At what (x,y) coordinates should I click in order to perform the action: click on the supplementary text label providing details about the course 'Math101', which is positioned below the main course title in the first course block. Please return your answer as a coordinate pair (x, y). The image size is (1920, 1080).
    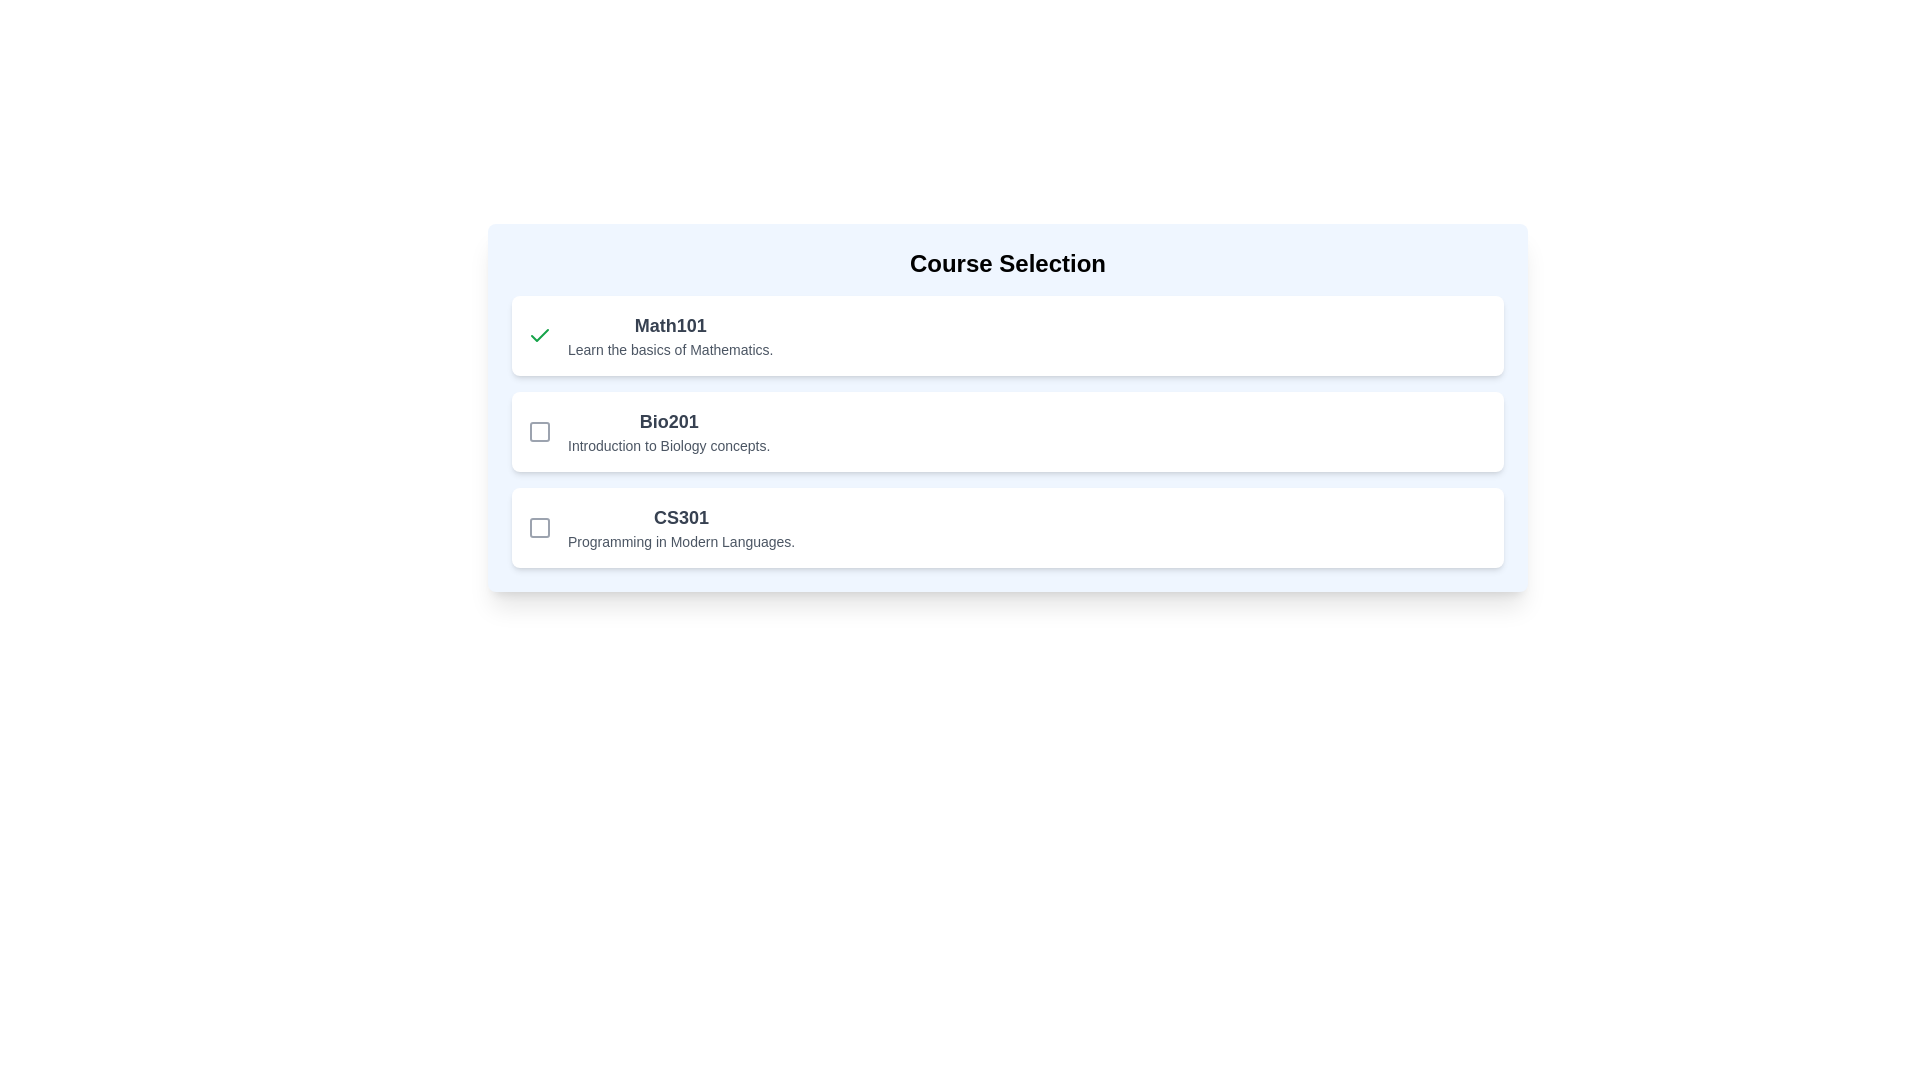
    Looking at the image, I should click on (670, 349).